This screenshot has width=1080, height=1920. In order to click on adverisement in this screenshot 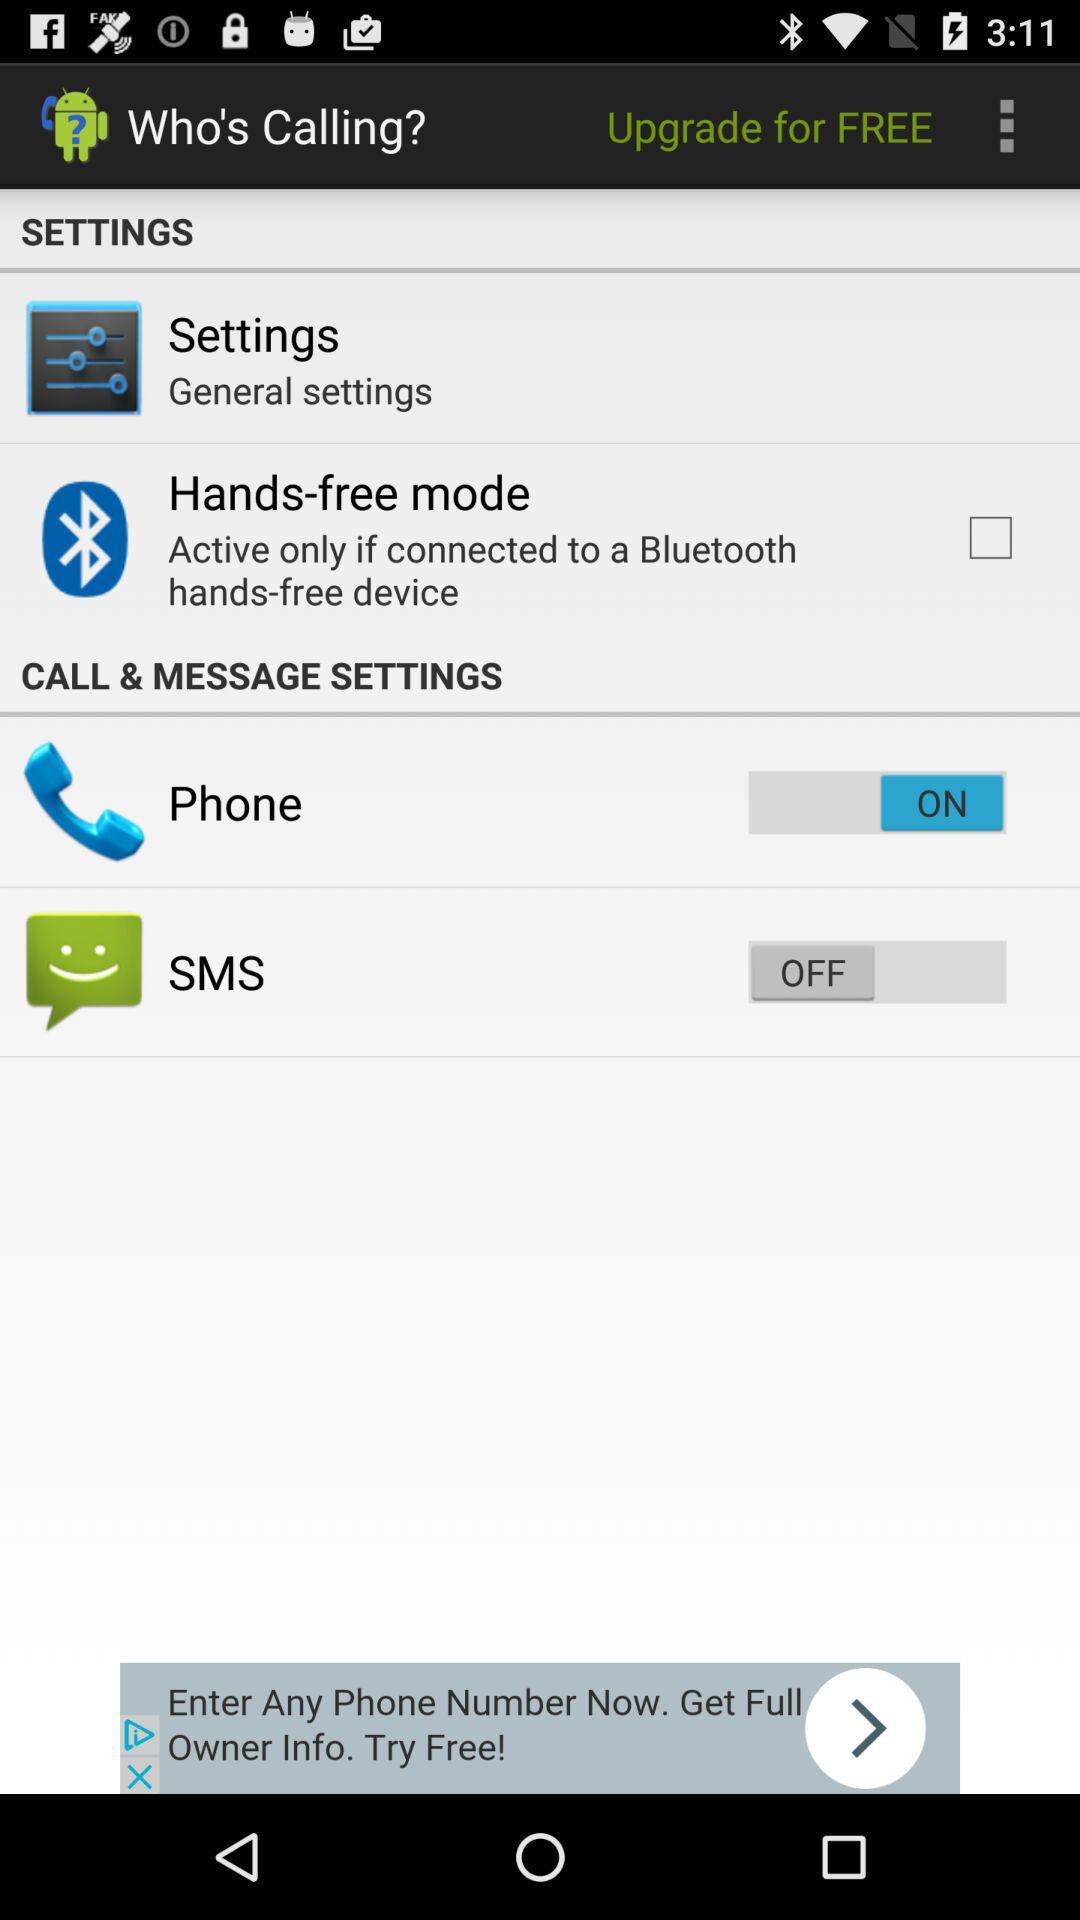, I will do `click(540, 1727)`.